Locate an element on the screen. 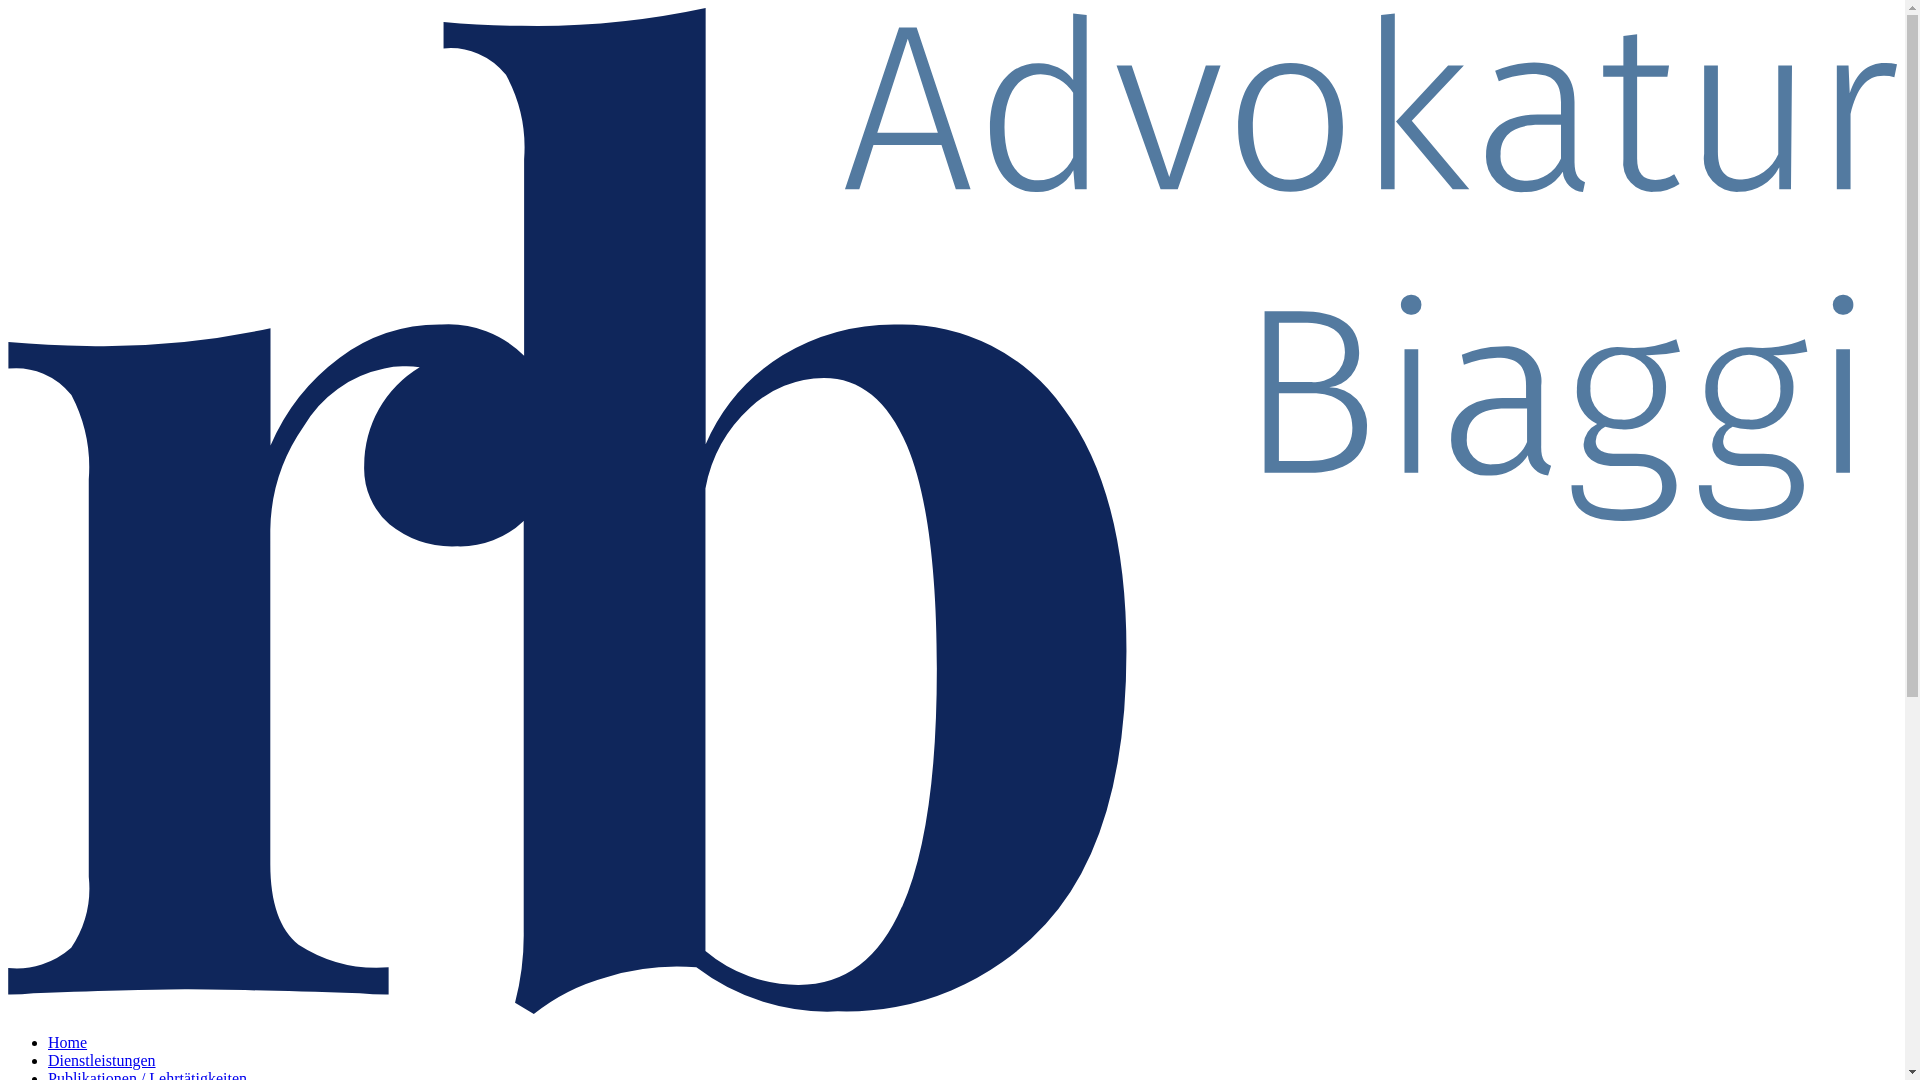 The height and width of the screenshot is (1080, 1920). ' ' is located at coordinates (8, 509).